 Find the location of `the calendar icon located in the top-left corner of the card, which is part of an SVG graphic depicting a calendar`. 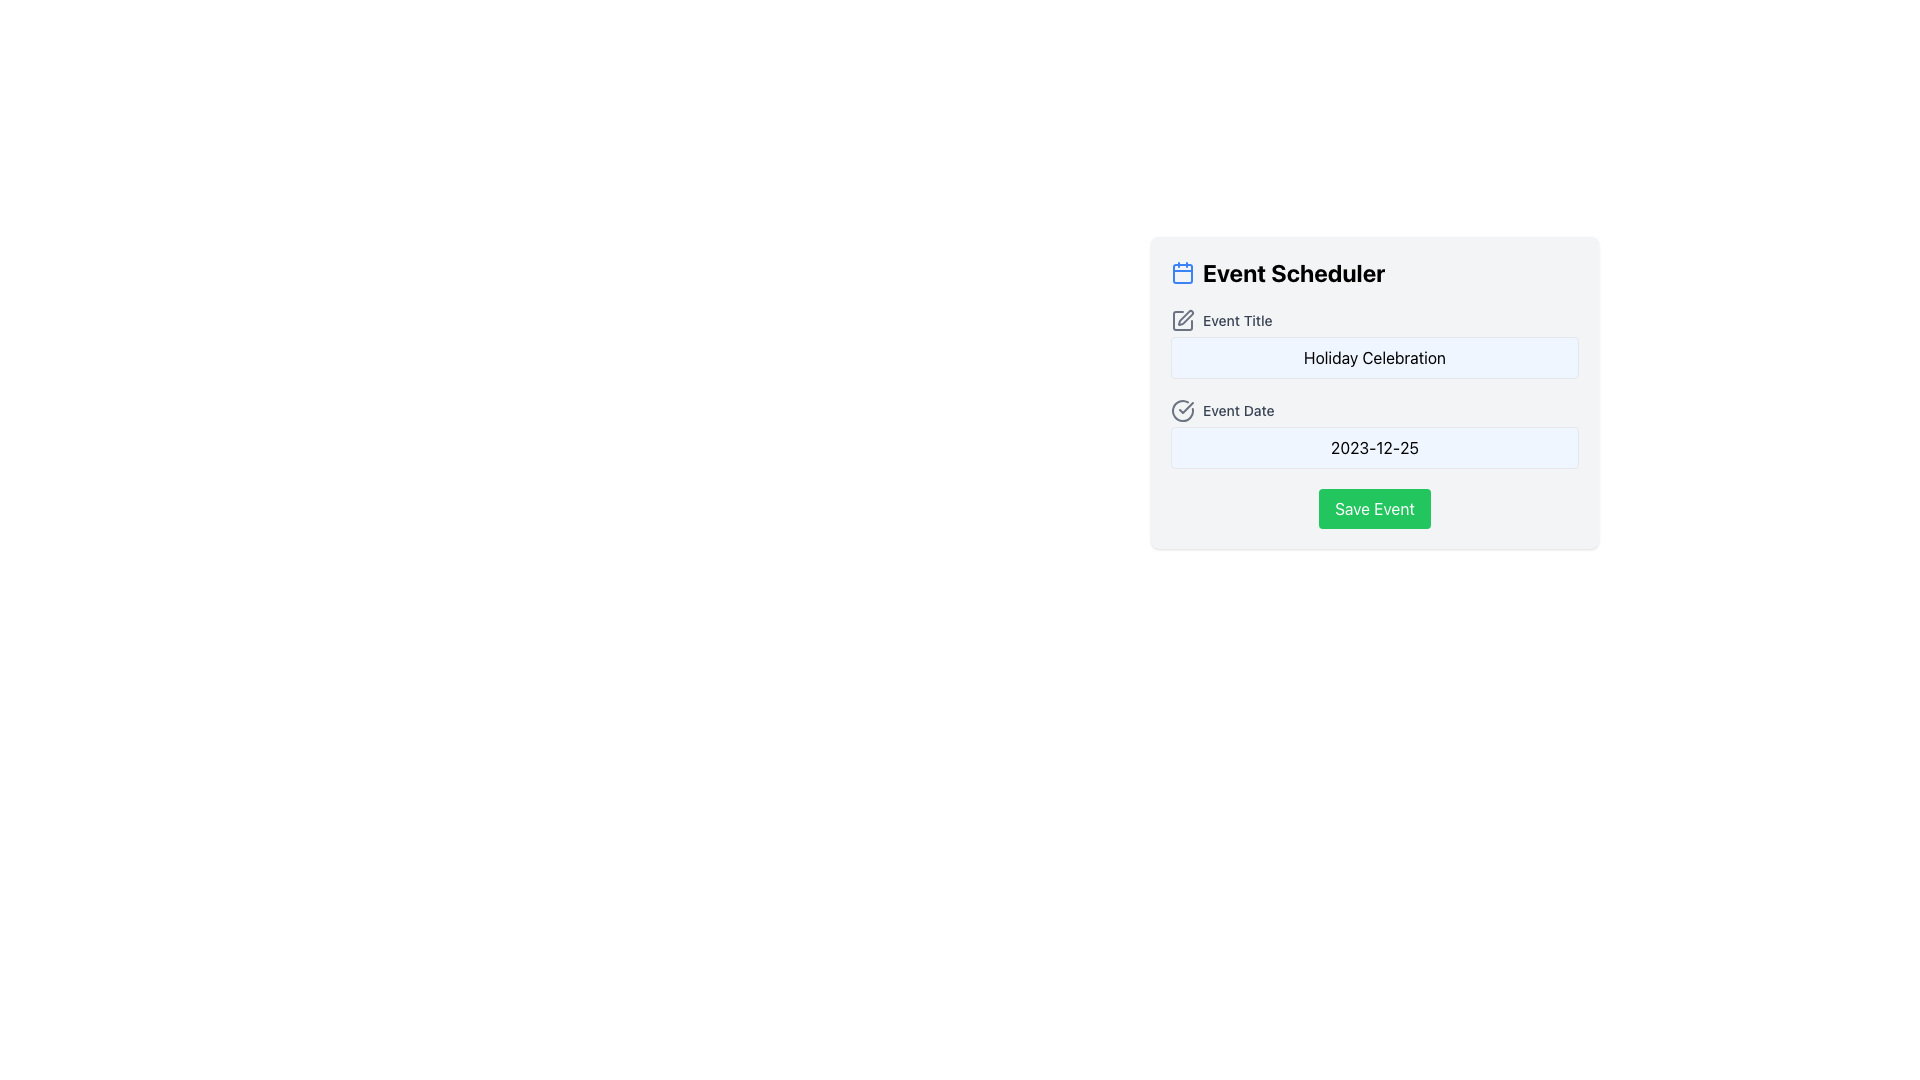

the calendar icon located in the top-left corner of the card, which is part of an SVG graphic depicting a calendar is located at coordinates (1182, 273).